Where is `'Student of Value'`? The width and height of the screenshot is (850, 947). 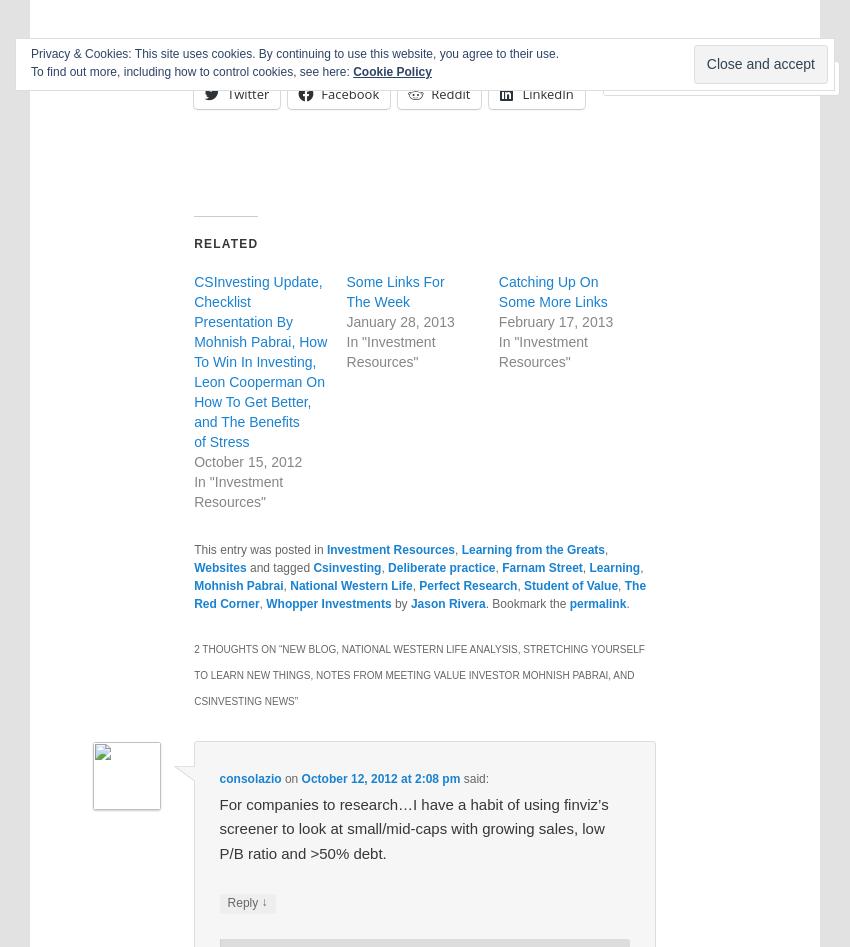
'Student of Value' is located at coordinates (571, 584).